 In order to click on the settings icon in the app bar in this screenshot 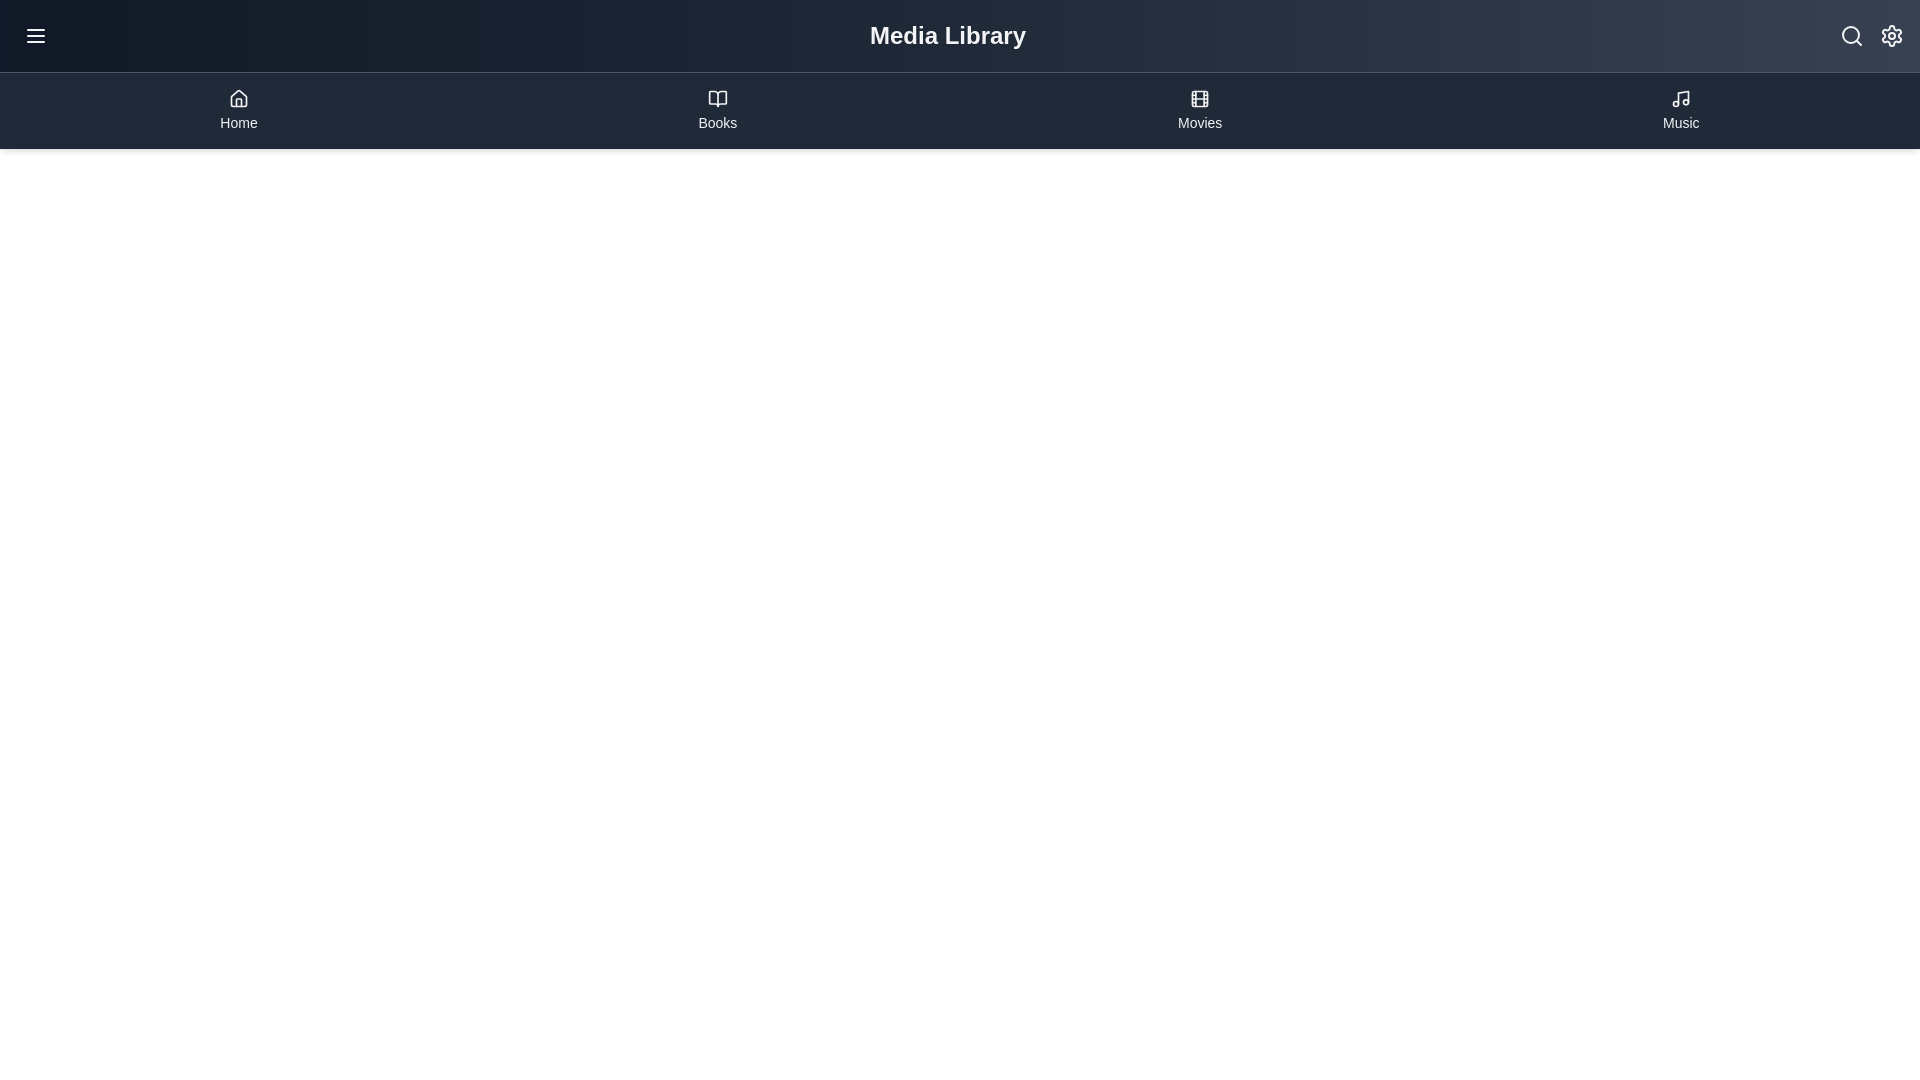, I will do `click(1890, 35)`.